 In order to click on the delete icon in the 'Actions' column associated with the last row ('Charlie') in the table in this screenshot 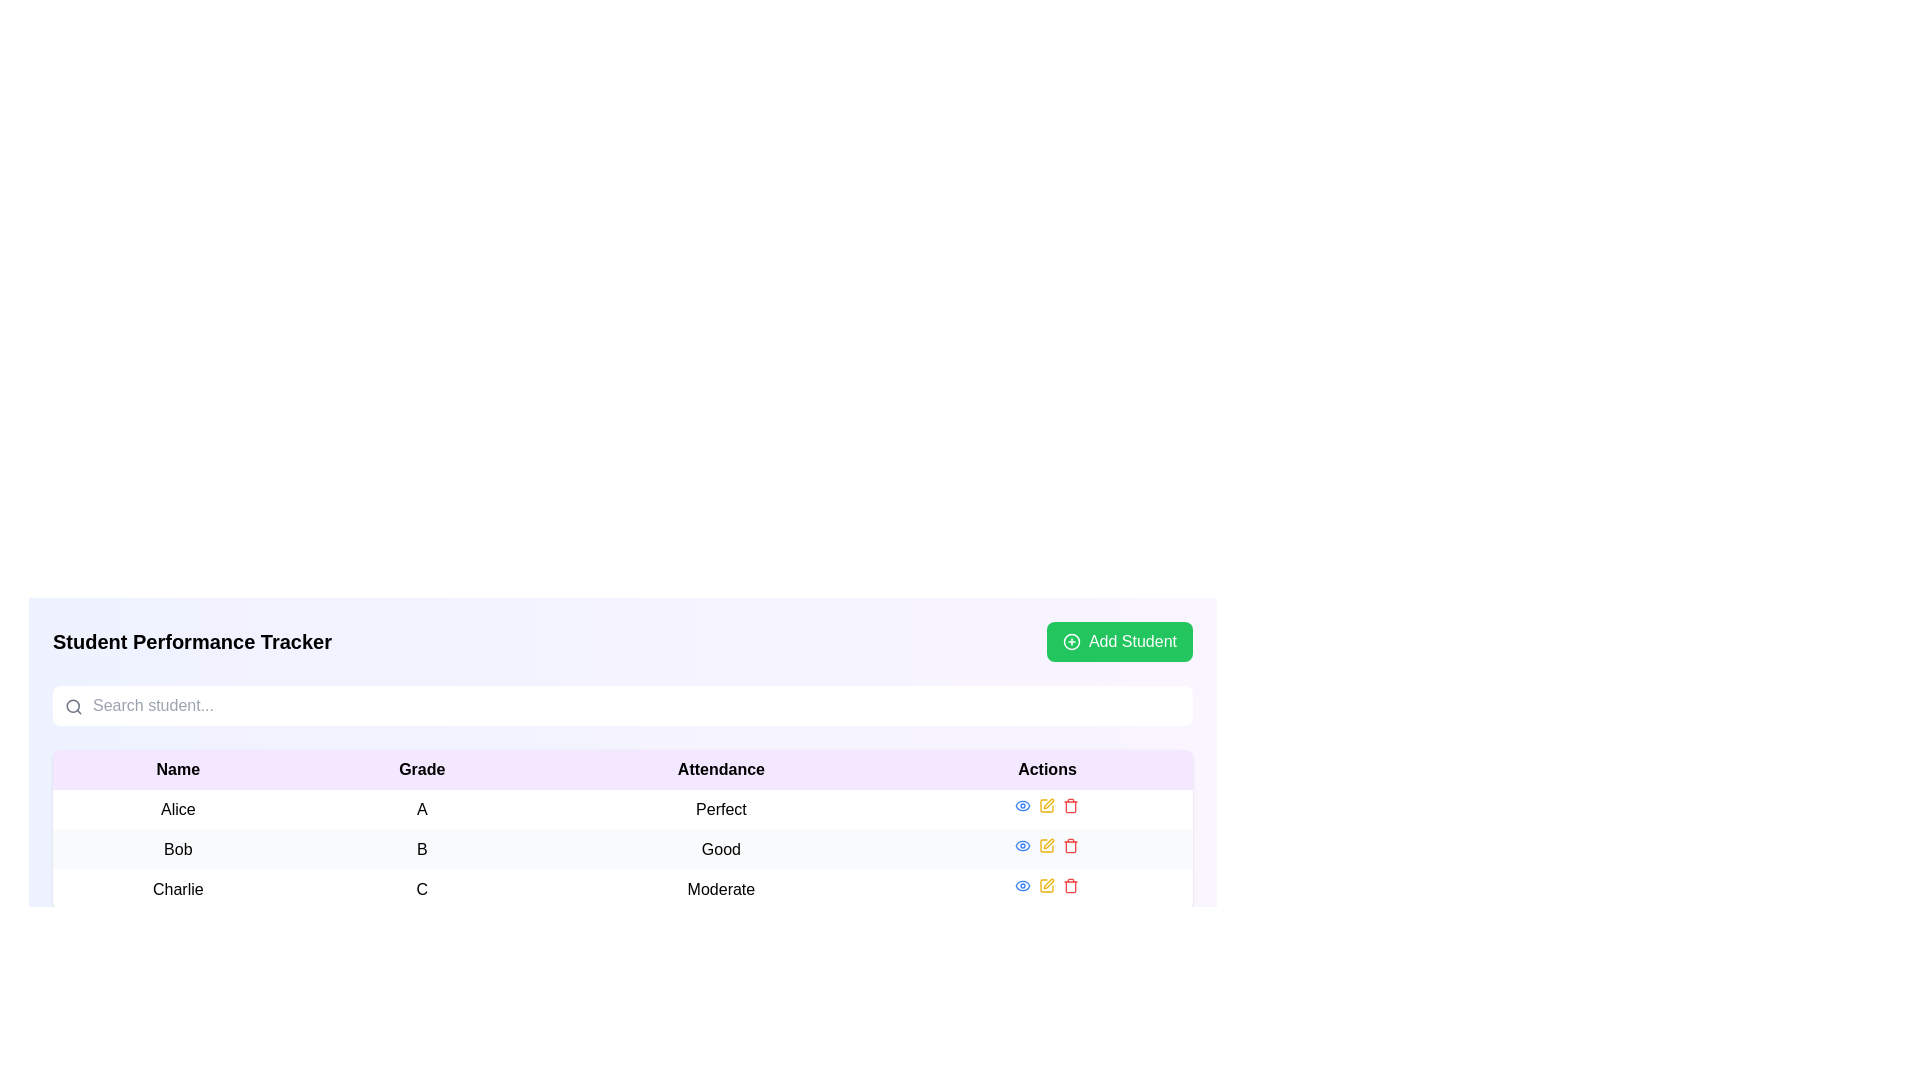, I will do `click(1070, 886)`.